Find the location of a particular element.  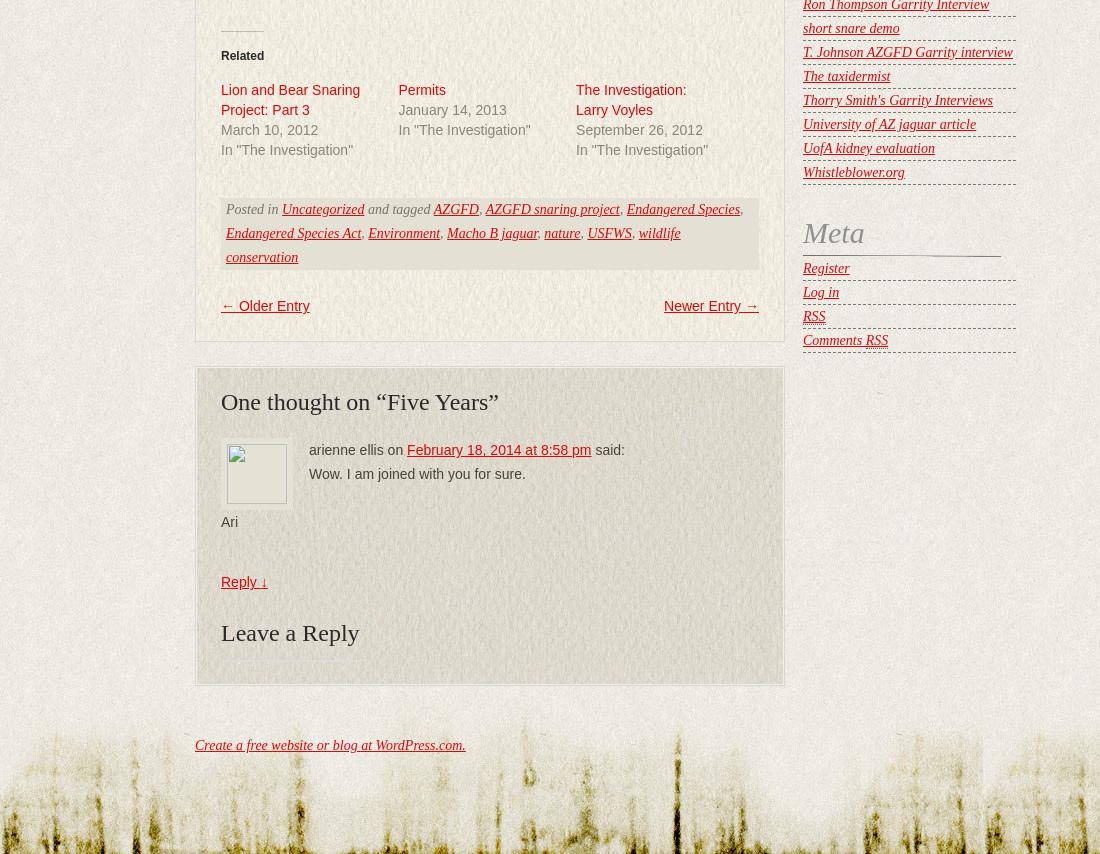

'Whistleblower.org' is located at coordinates (852, 172).